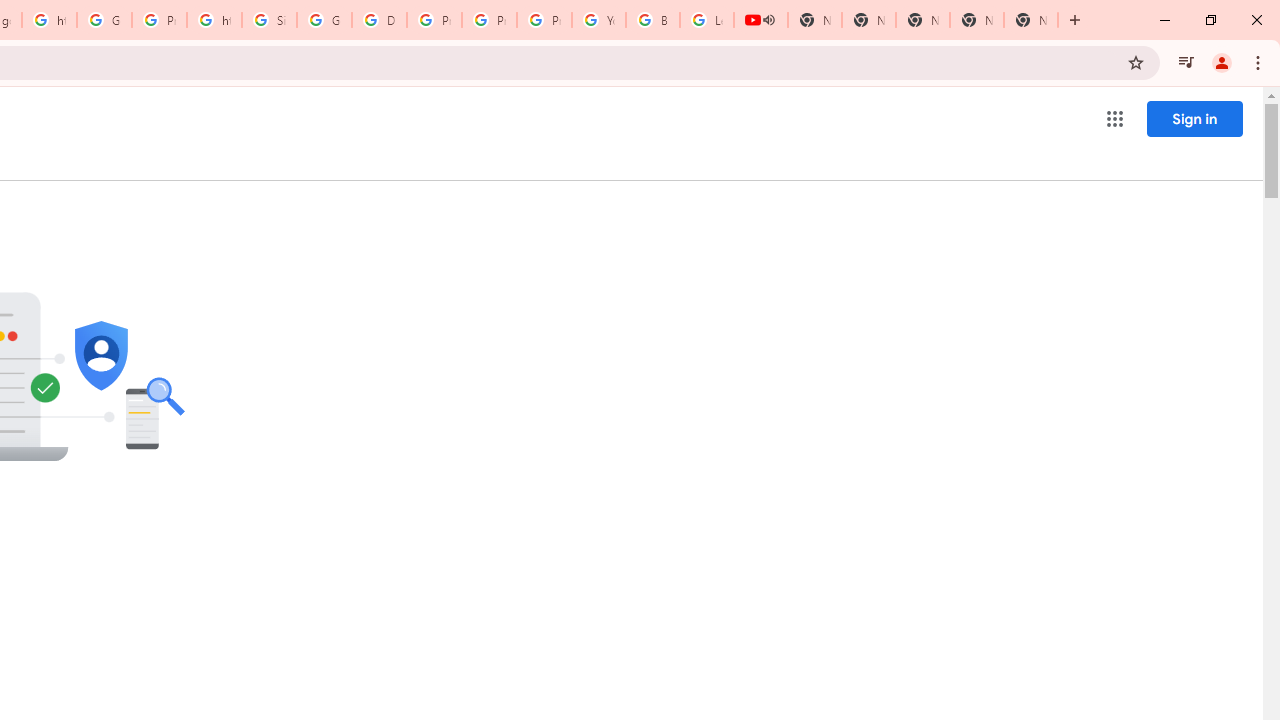  Describe the element at coordinates (268, 20) in the screenshot. I see `'Sign in - Google Accounts'` at that location.